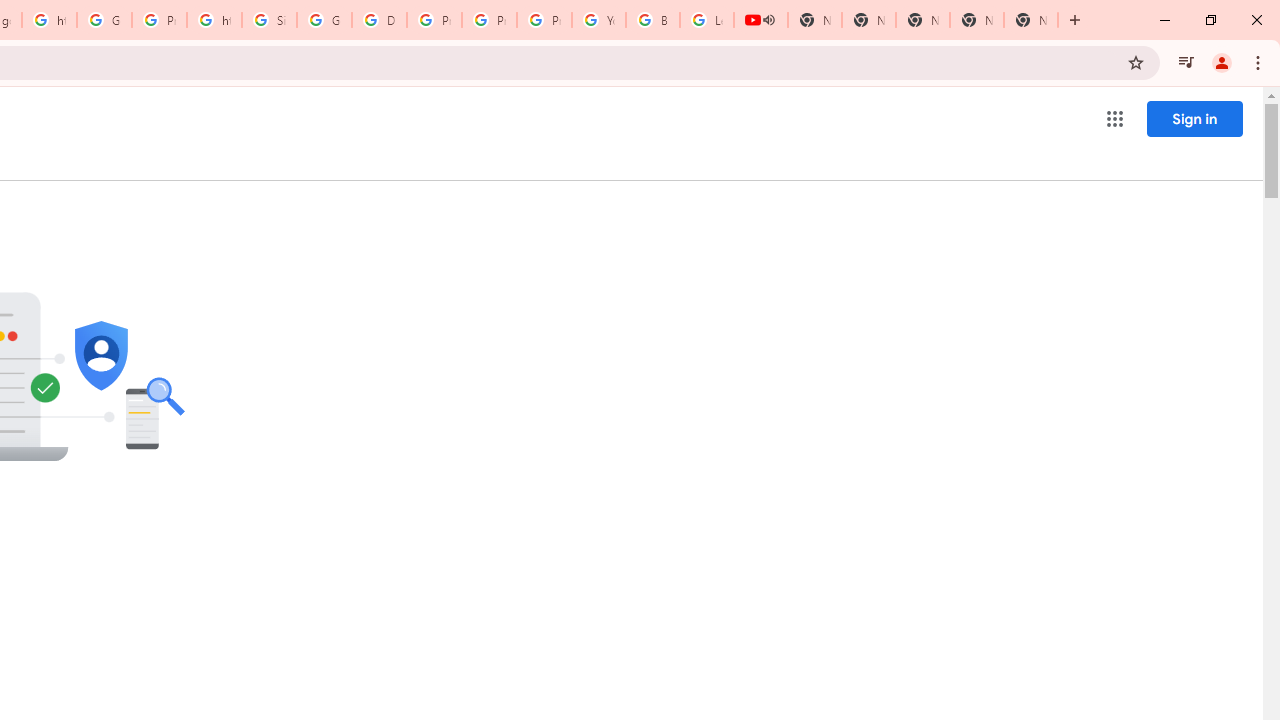  Describe the element at coordinates (268, 20) in the screenshot. I see `'Sign in - Google Accounts'` at that location.